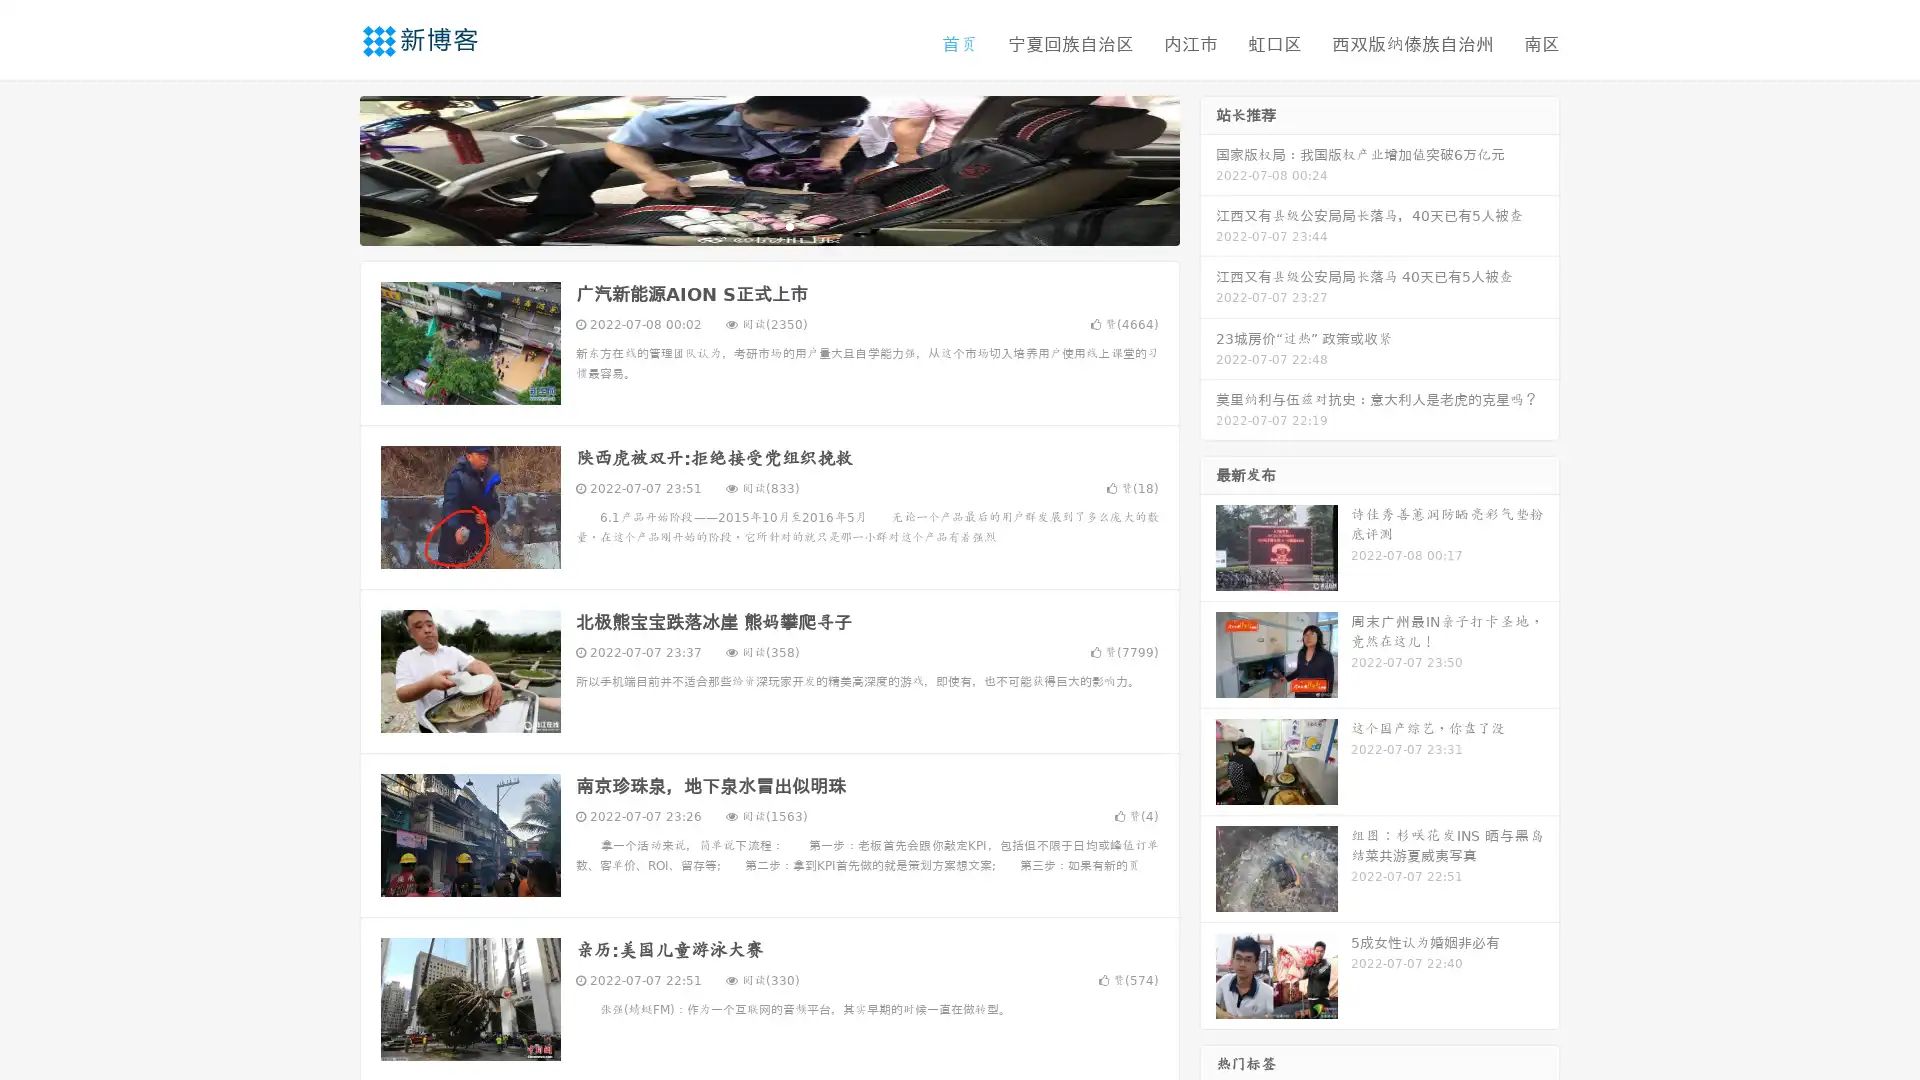  I want to click on Go to slide 3, so click(789, 225).